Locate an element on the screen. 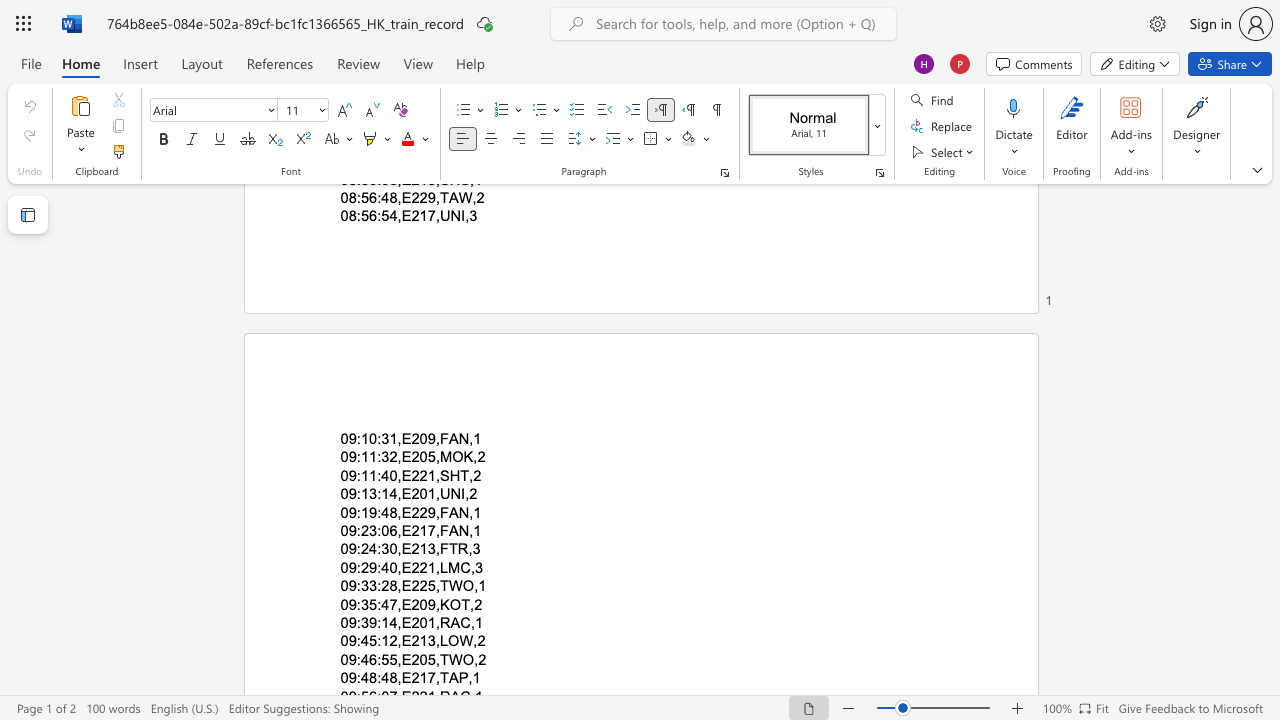 This screenshot has width=1280, height=720. the subset text "E225," within the text "09:33:28,E225,TWO,1" is located at coordinates (400, 585).